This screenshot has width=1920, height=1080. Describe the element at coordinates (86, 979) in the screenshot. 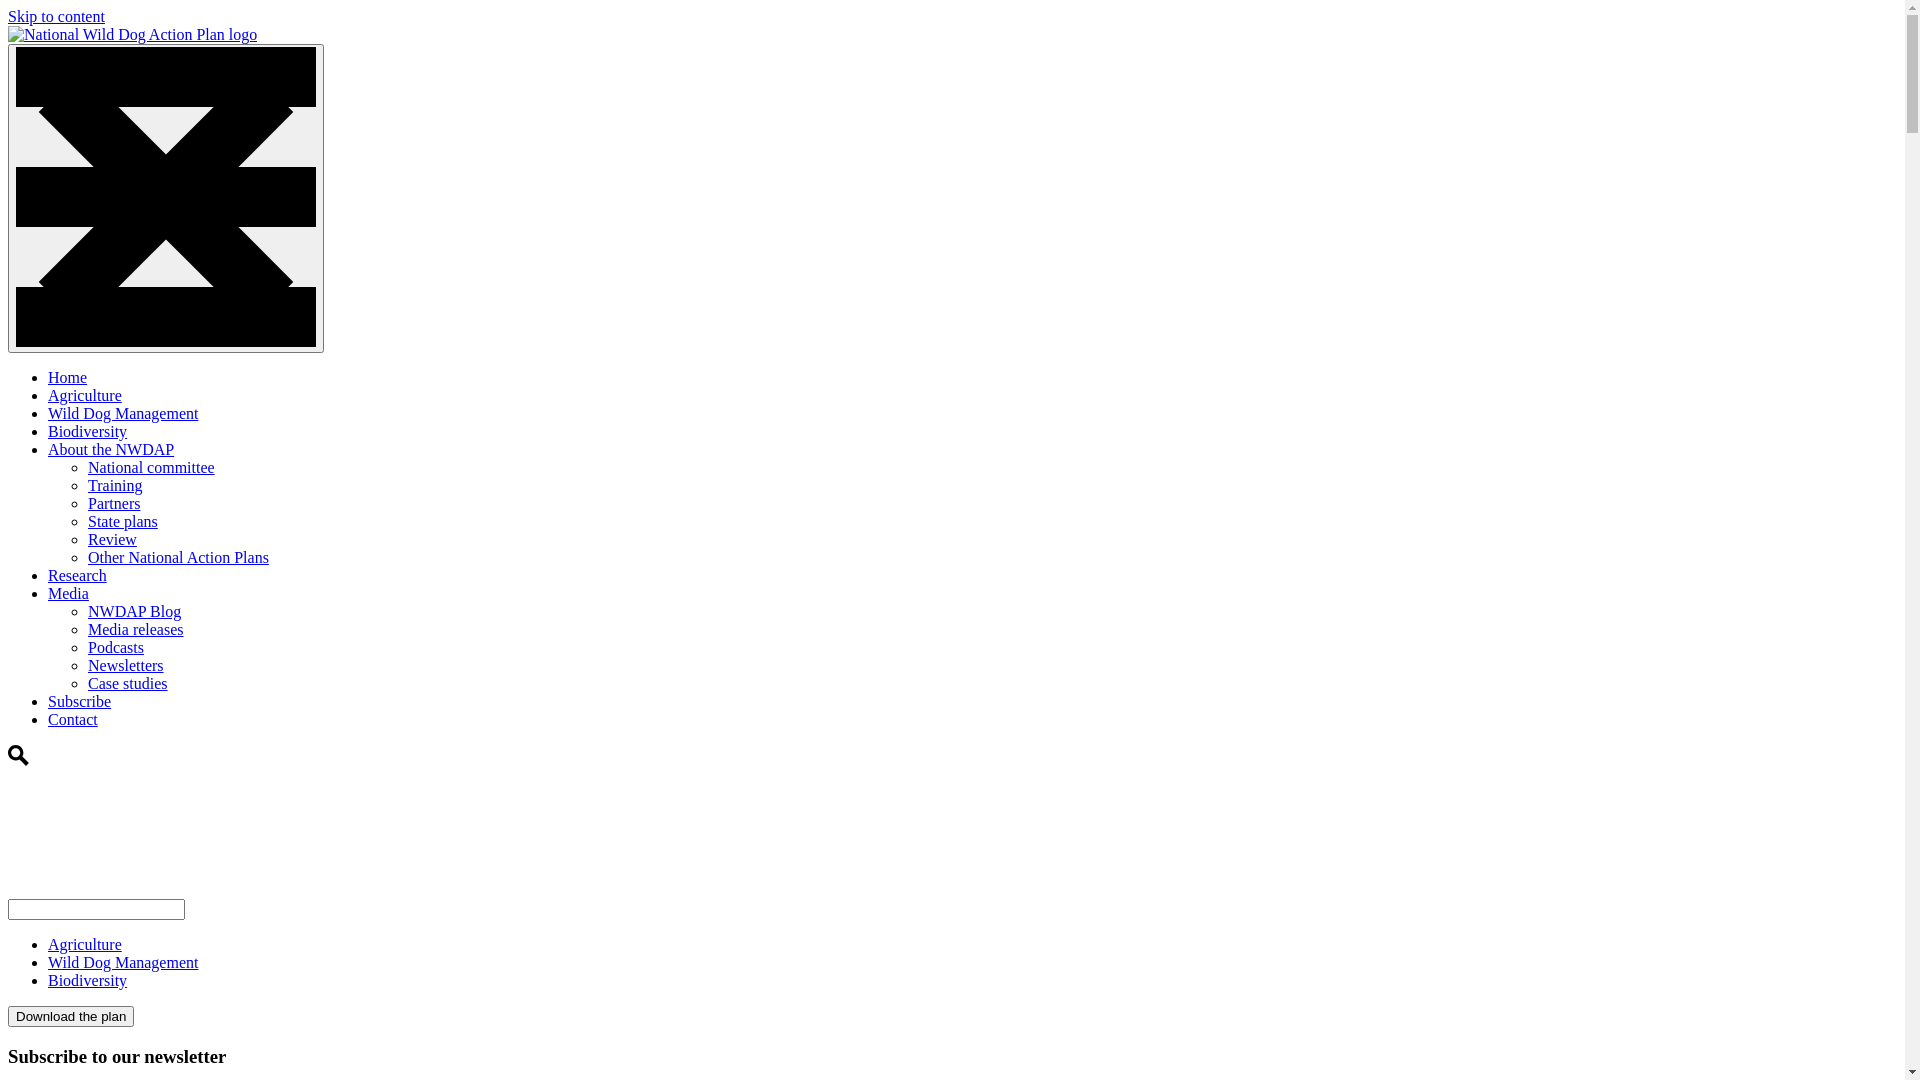

I see `'Biodiversity'` at that location.